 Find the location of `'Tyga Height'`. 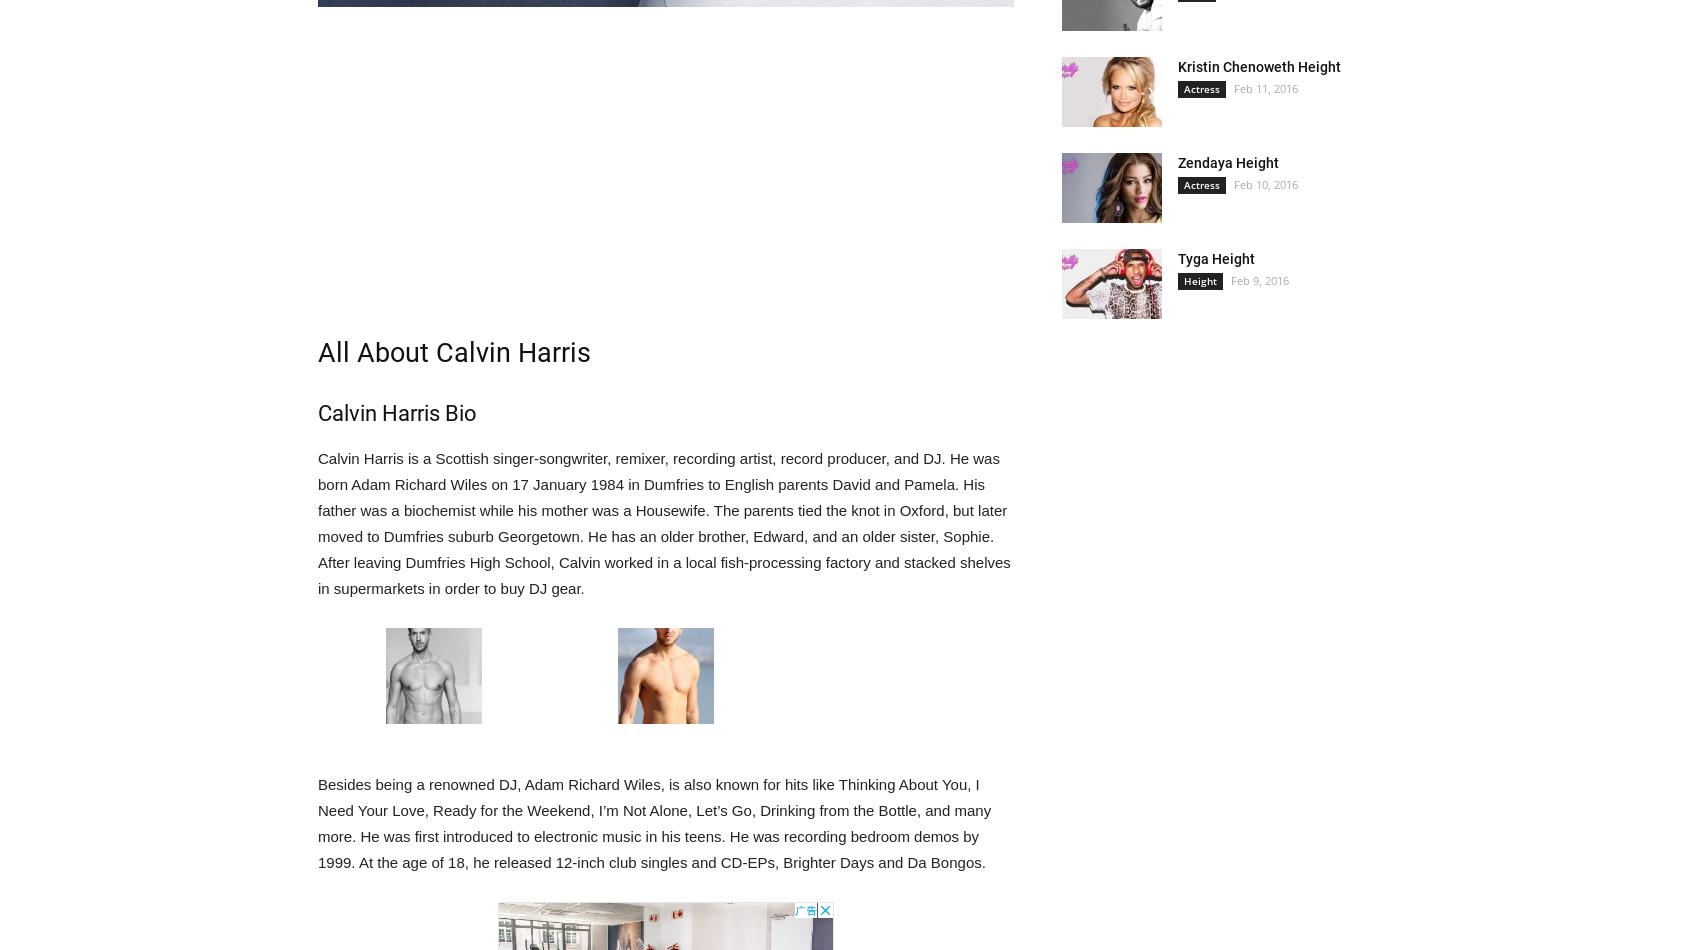

'Tyga Height' is located at coordinates (1215, 257).